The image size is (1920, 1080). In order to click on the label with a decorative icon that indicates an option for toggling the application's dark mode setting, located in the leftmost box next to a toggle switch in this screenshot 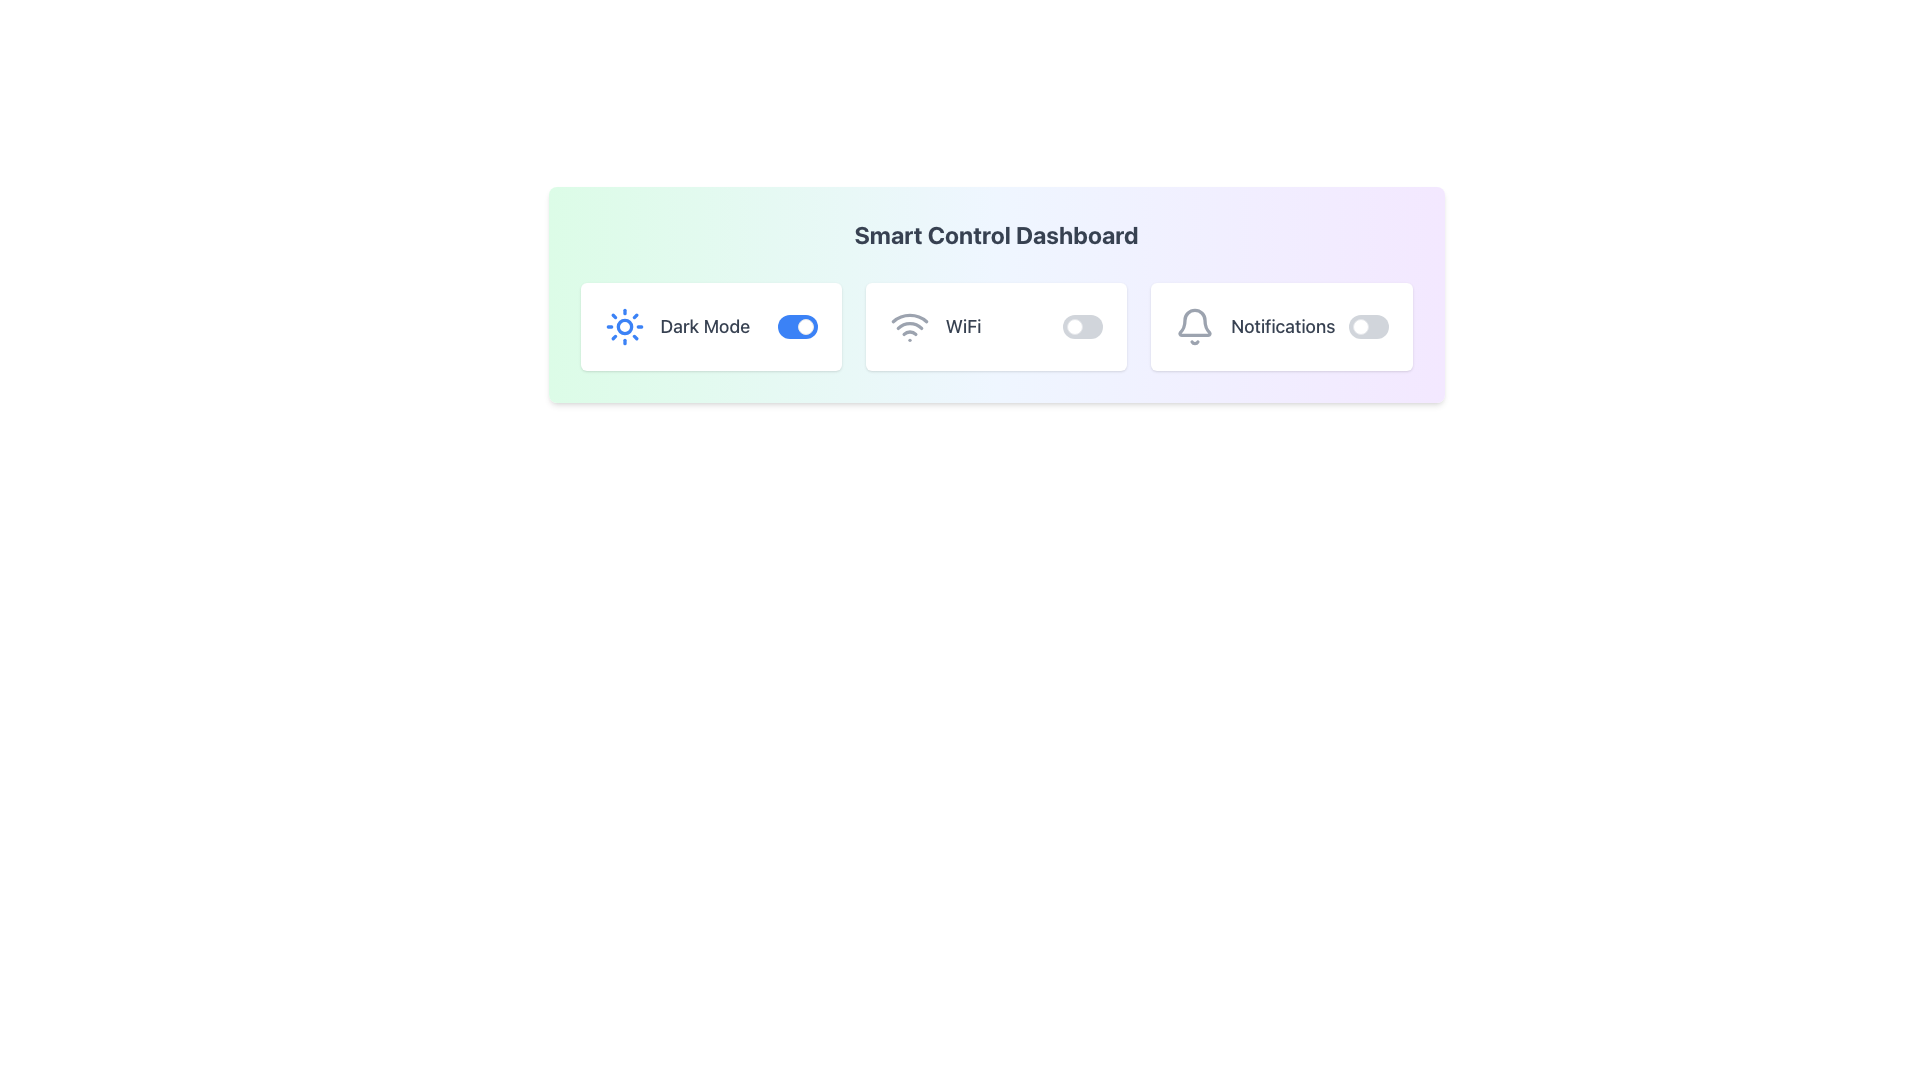, I will do `click(677, 326)`.